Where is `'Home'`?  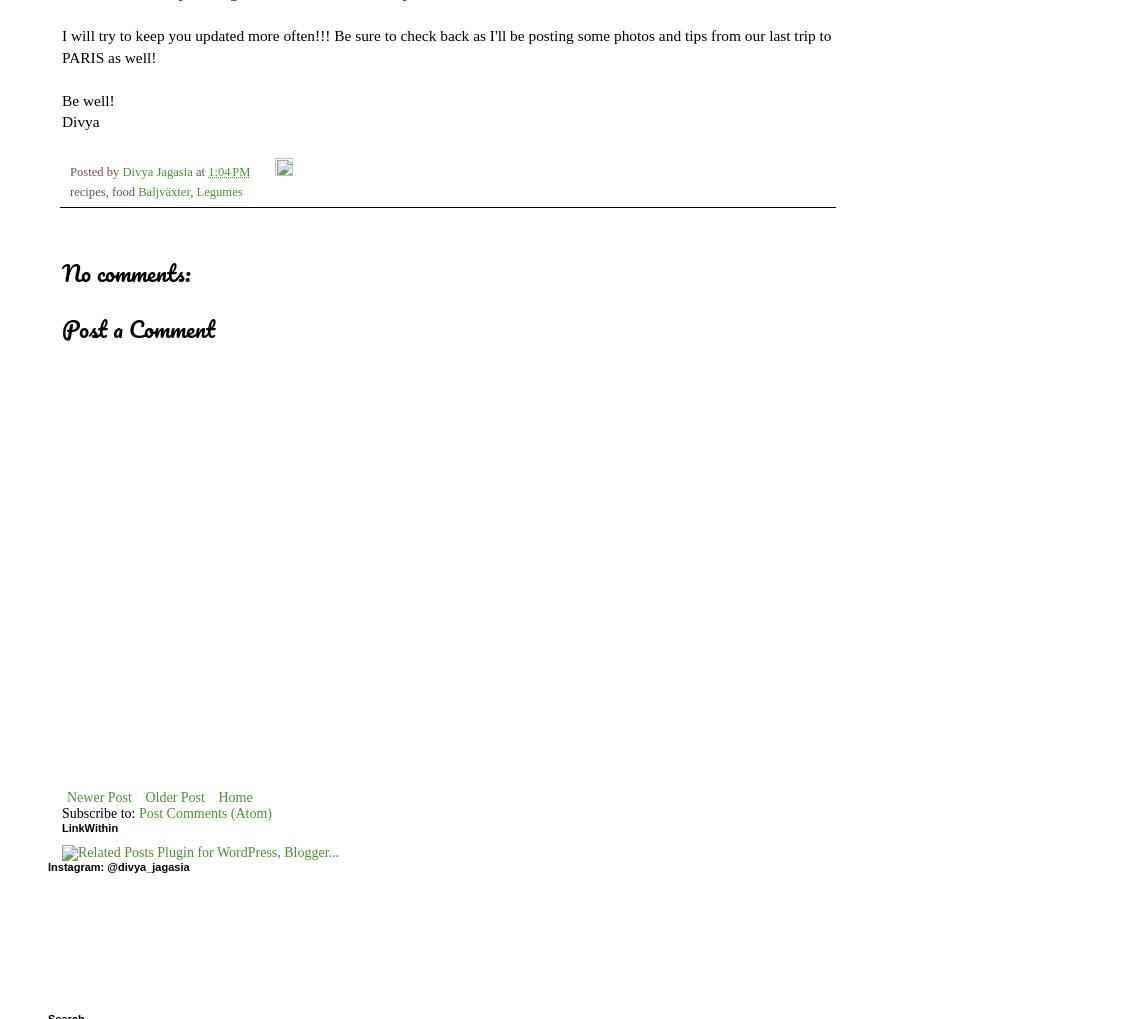
'Home' is located at coordinates (234, 796).